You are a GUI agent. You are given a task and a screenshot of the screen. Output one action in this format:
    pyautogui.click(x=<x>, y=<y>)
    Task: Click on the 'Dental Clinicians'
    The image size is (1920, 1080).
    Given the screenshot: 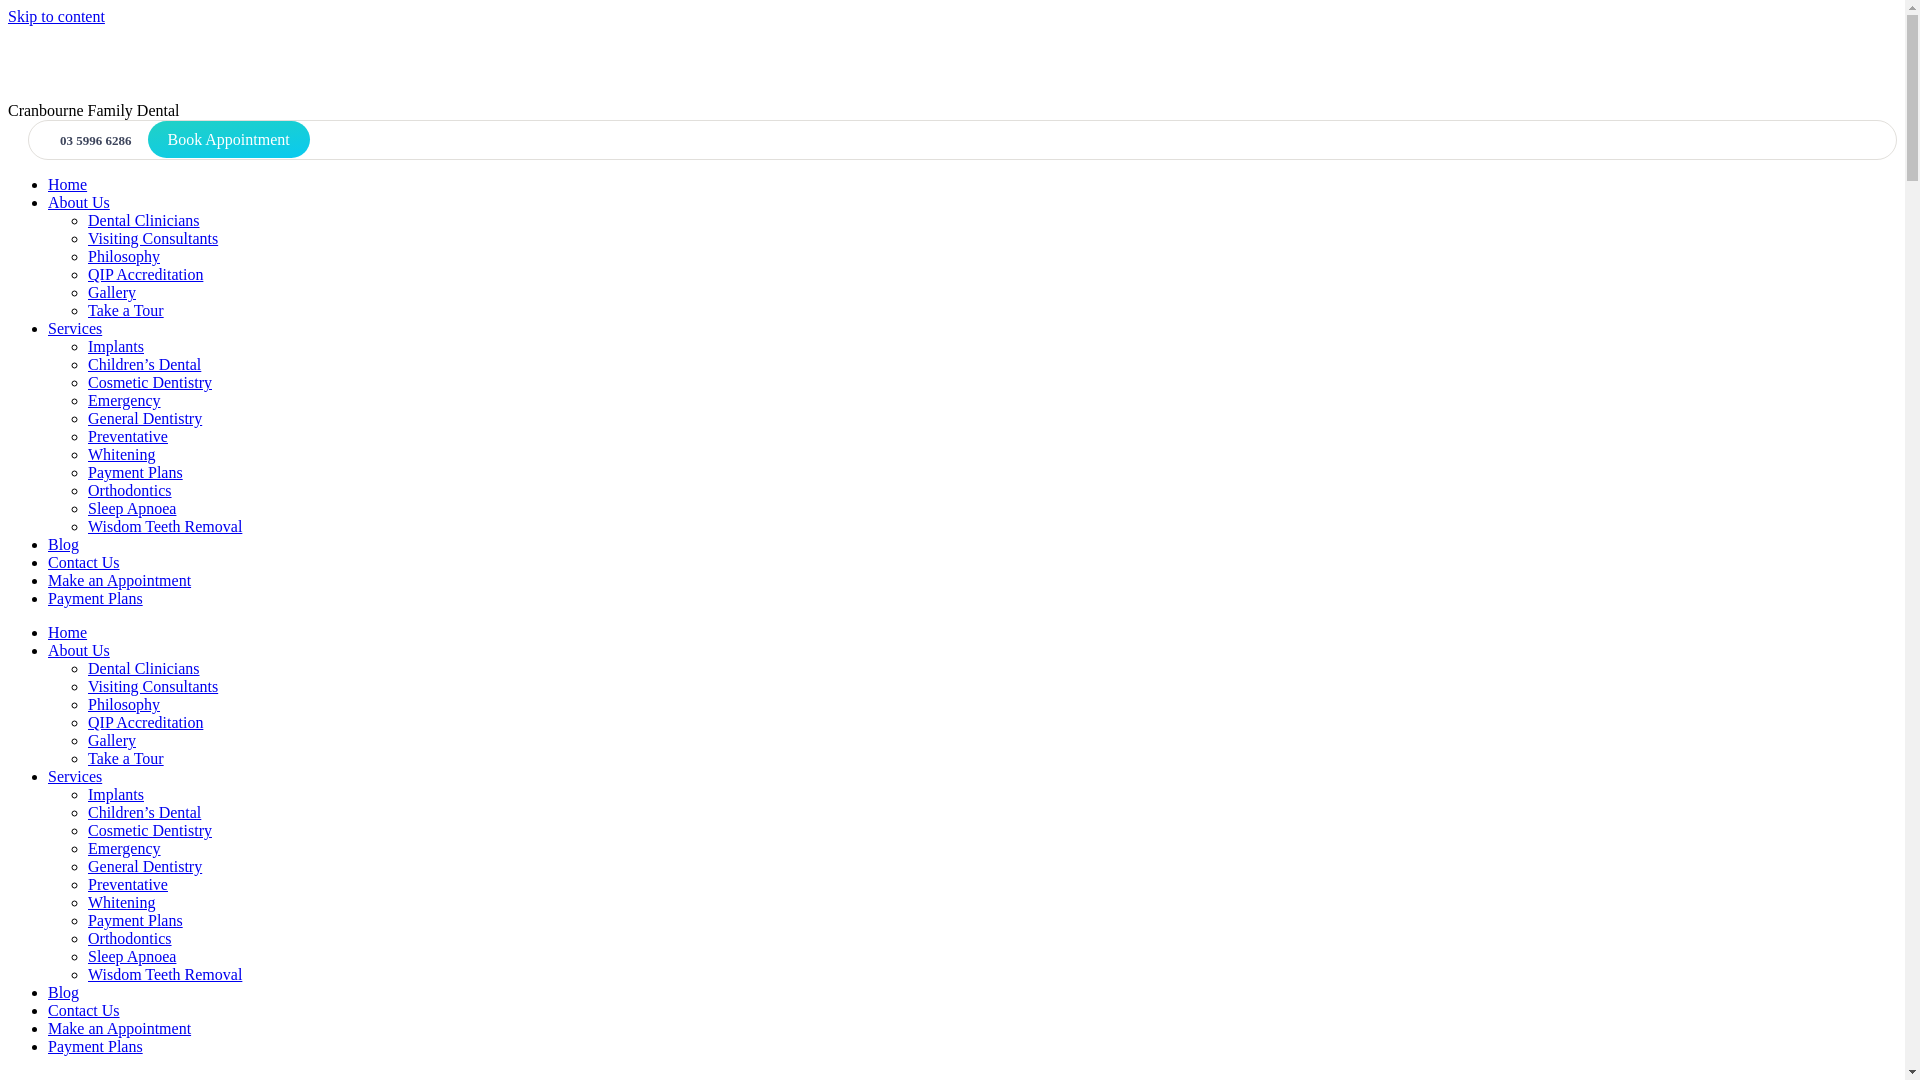 What is the action you would take?
    pyautogui.click(x=143, y=668)
    